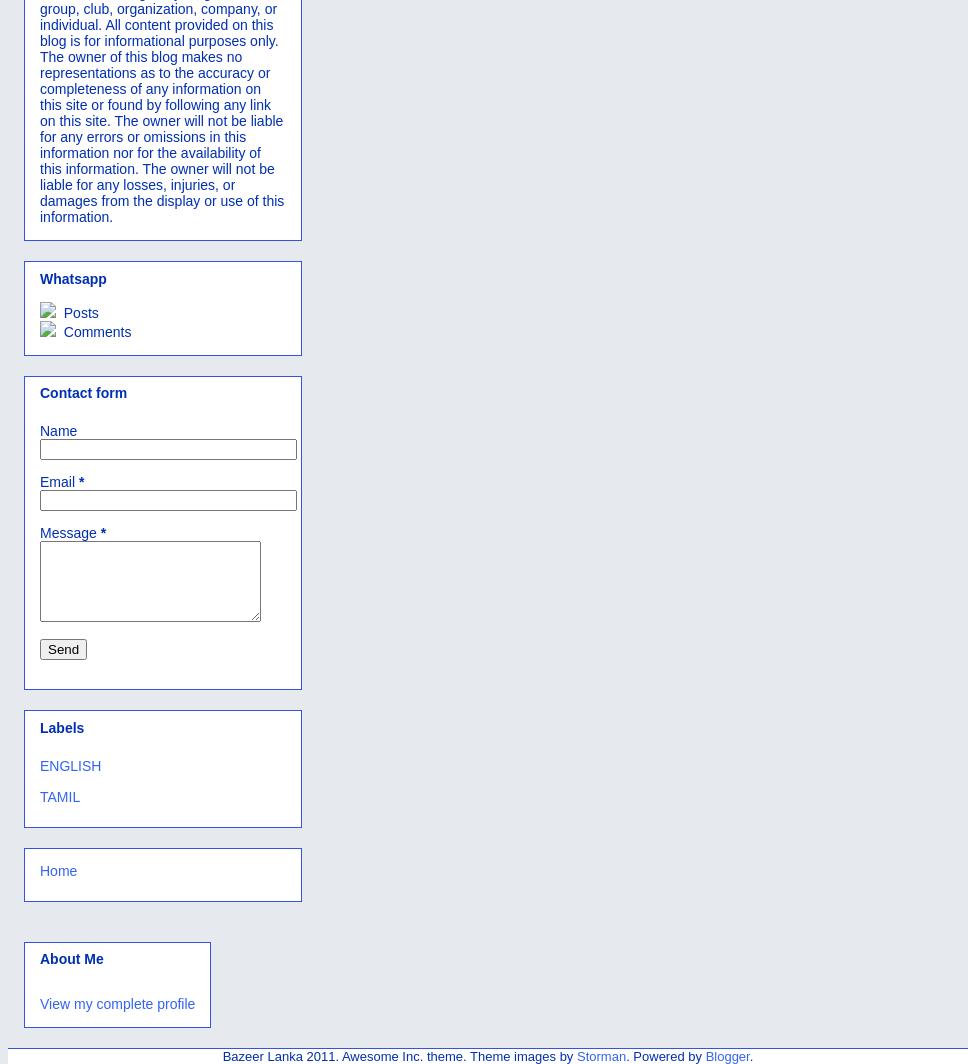 This screenshot has height=1064, width=968. What do you see at coordinates (750, 1055) in the screenshot?
I see `'.'` at bounding box center [750, 1055].